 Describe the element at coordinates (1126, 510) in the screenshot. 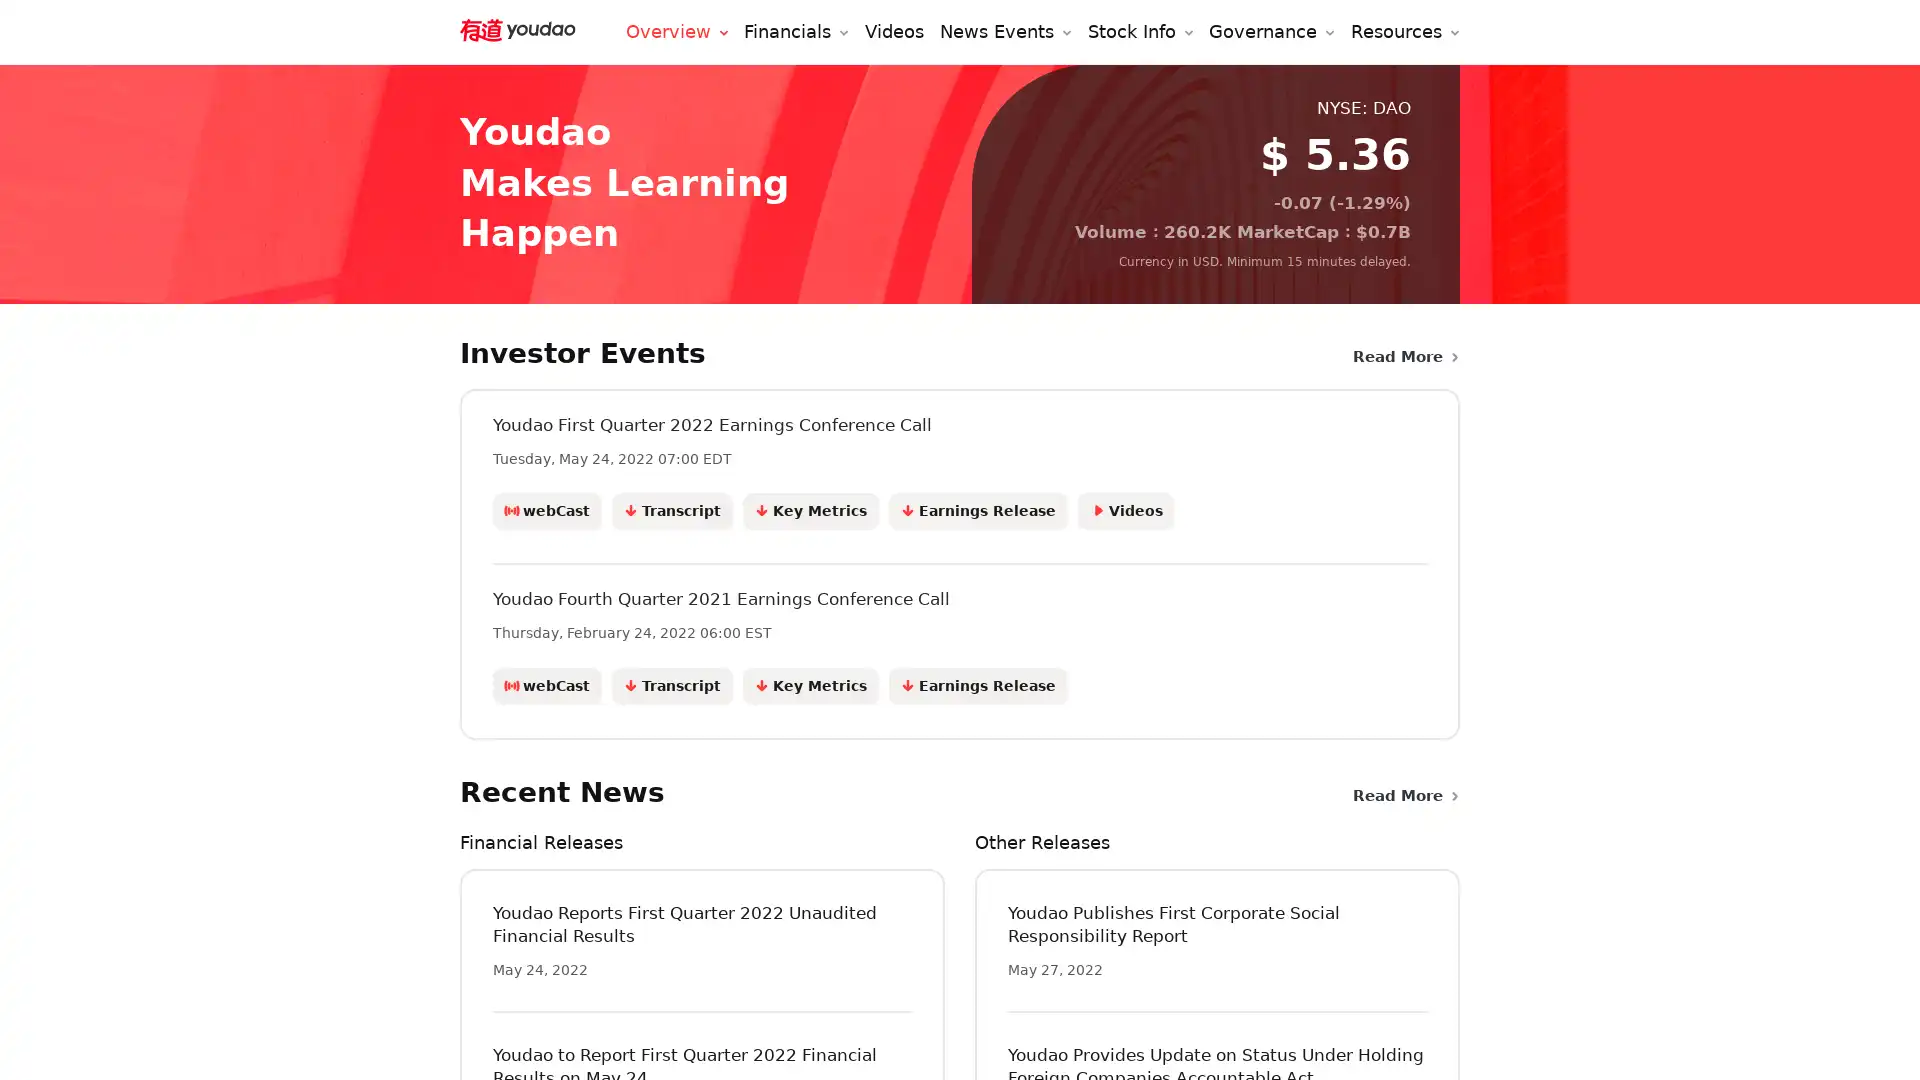

I see `Videos` at that location.